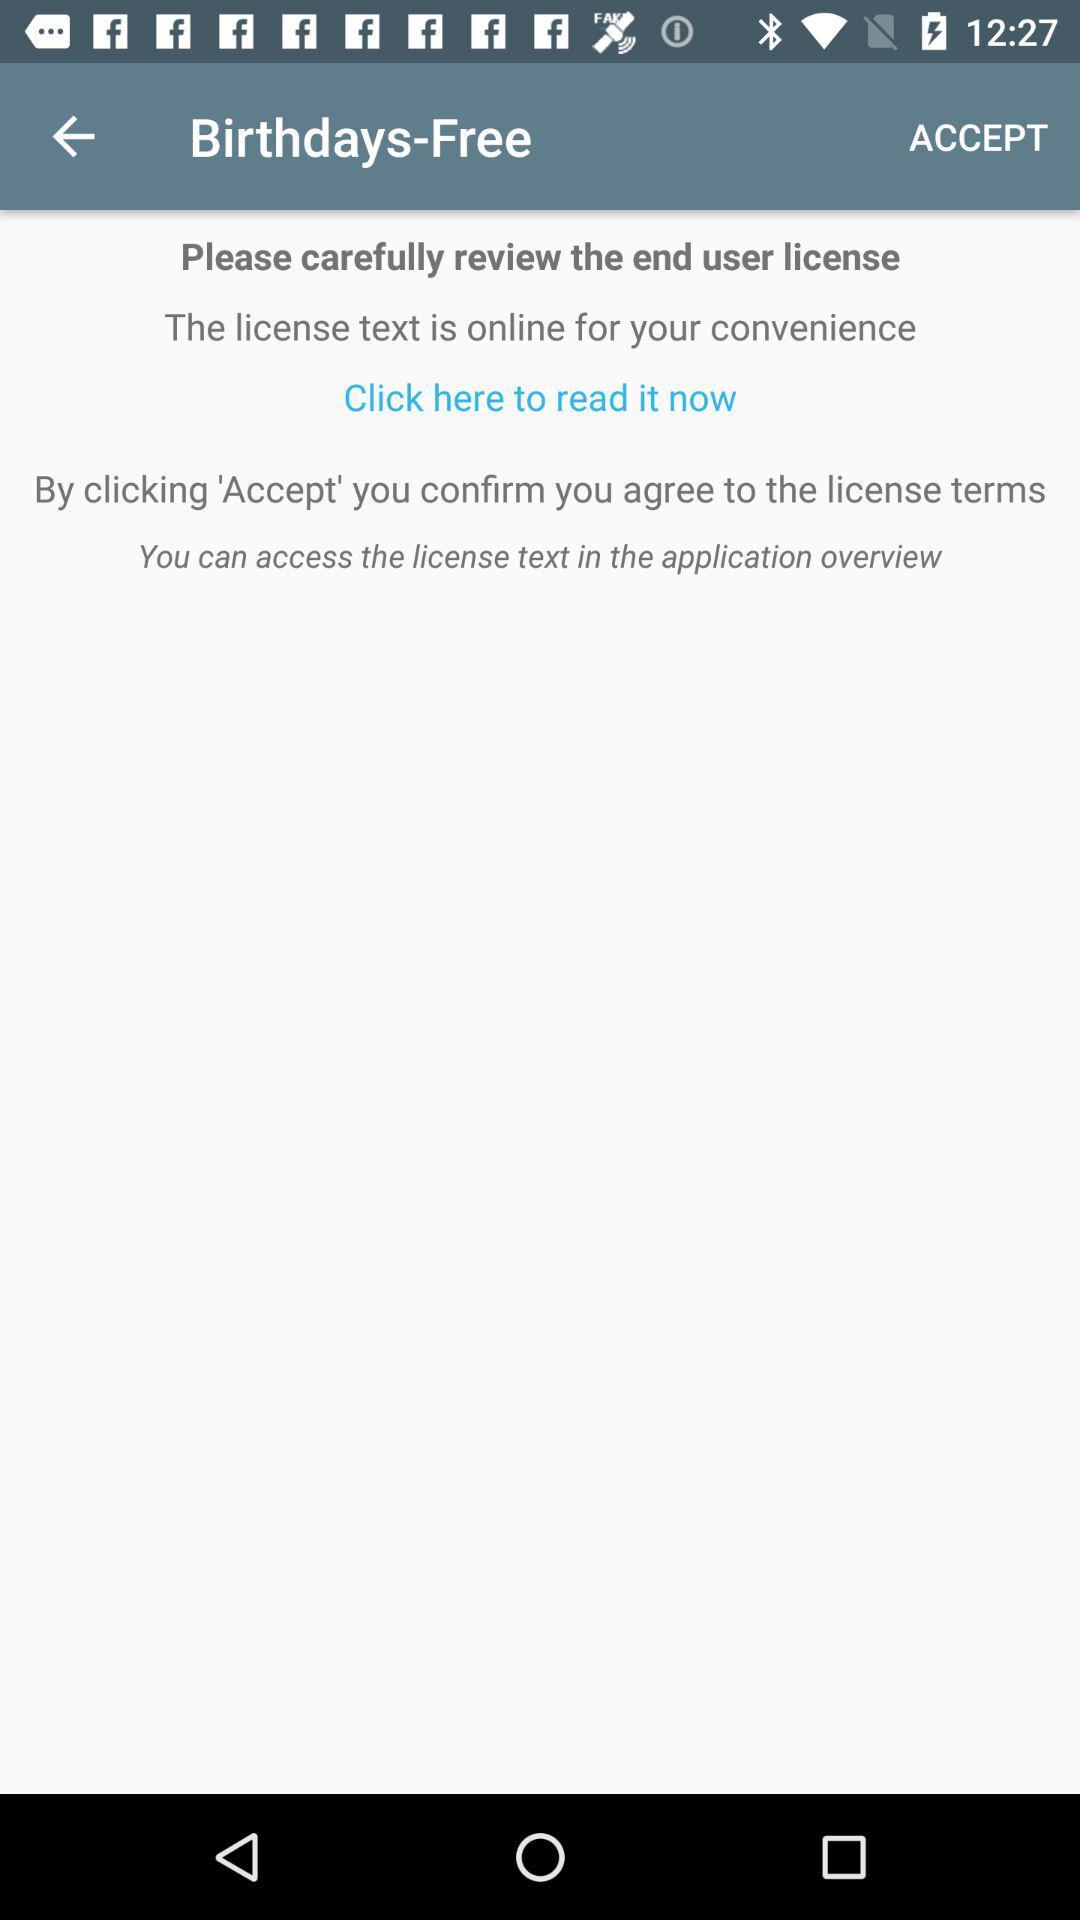  I want to click on the item above the by clicking accept, so click(540, 396).